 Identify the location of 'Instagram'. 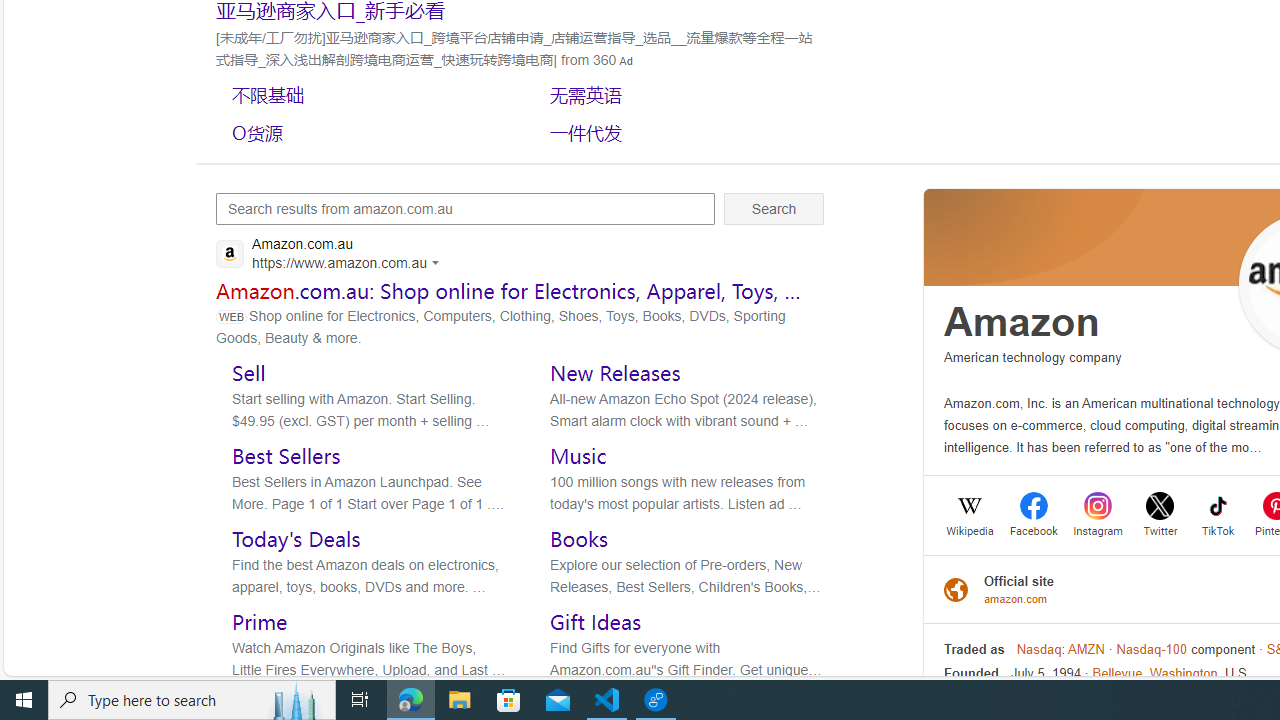
(1097, 528).